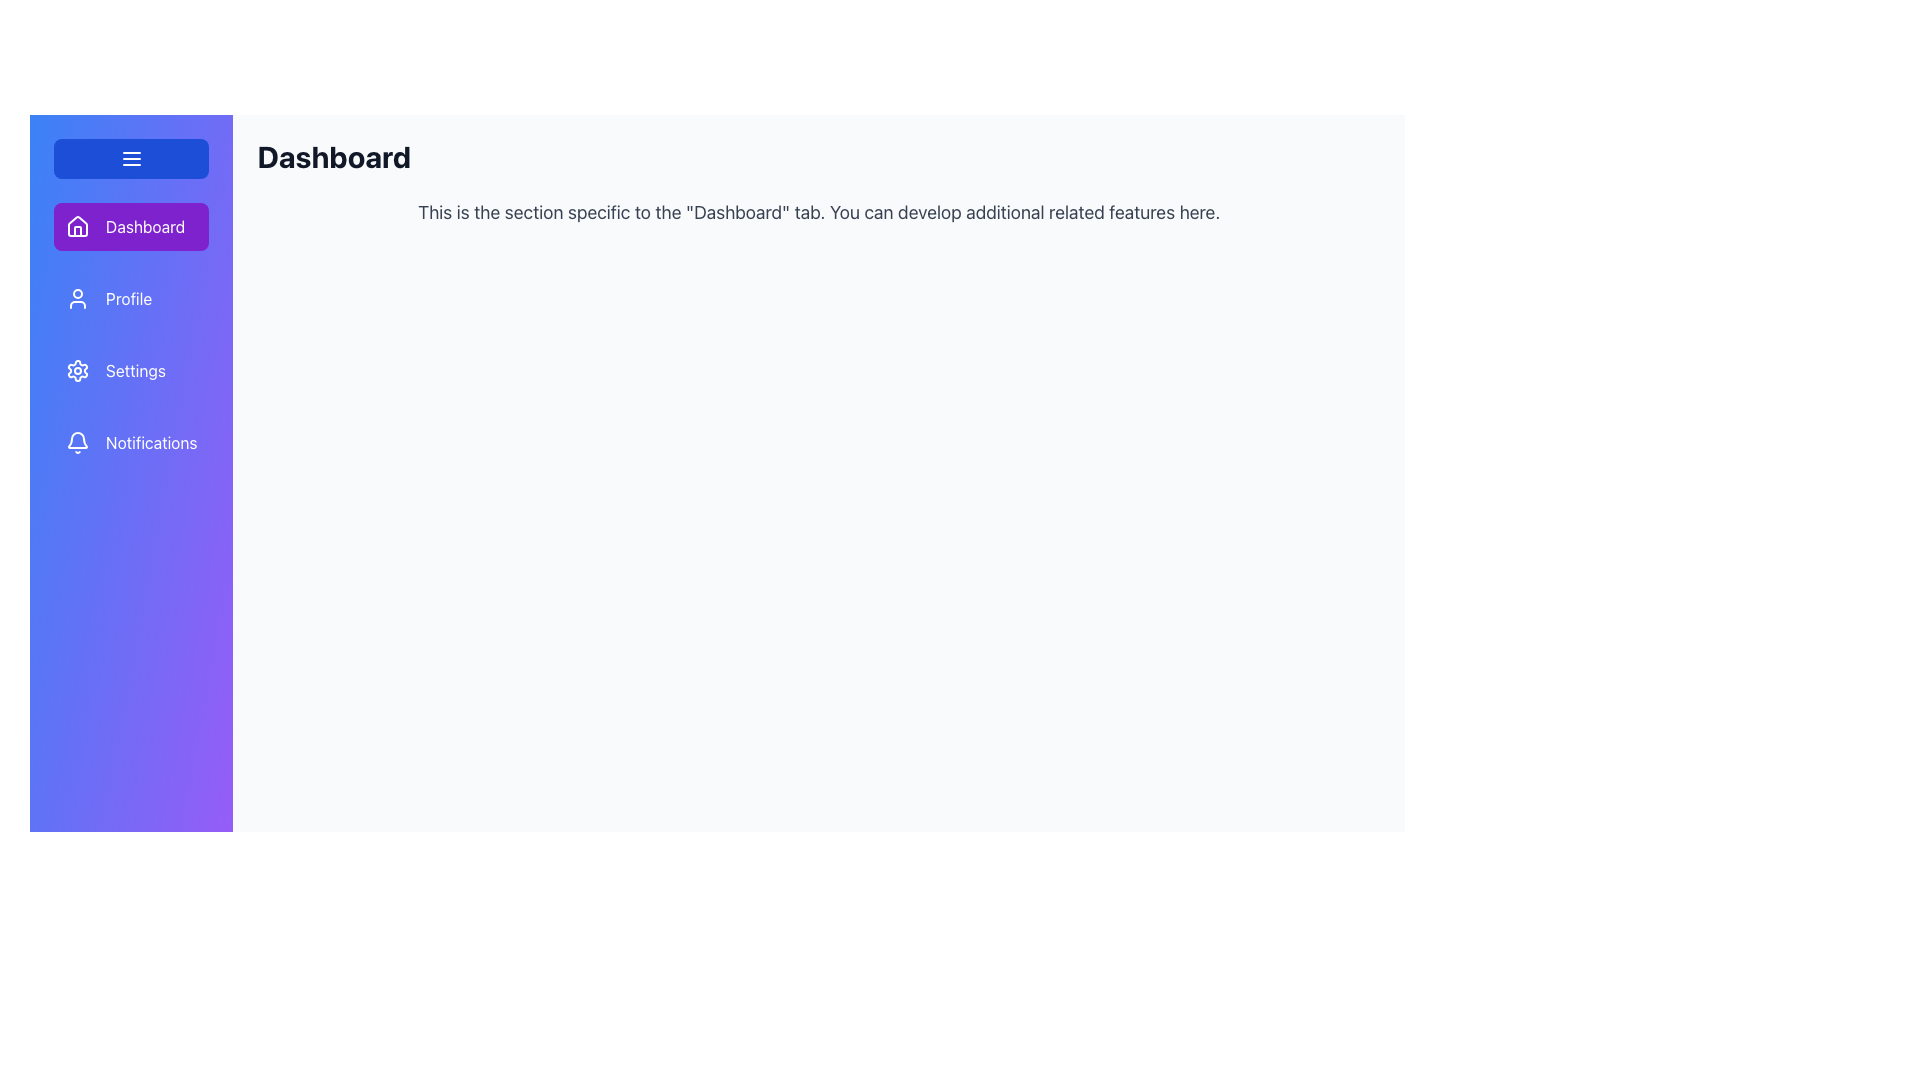  What do you see at coordinates (130, 157) in the screenshot?
I see `the menu icon located at the top of the vertical sidebar` at bounding box center [130, 157].